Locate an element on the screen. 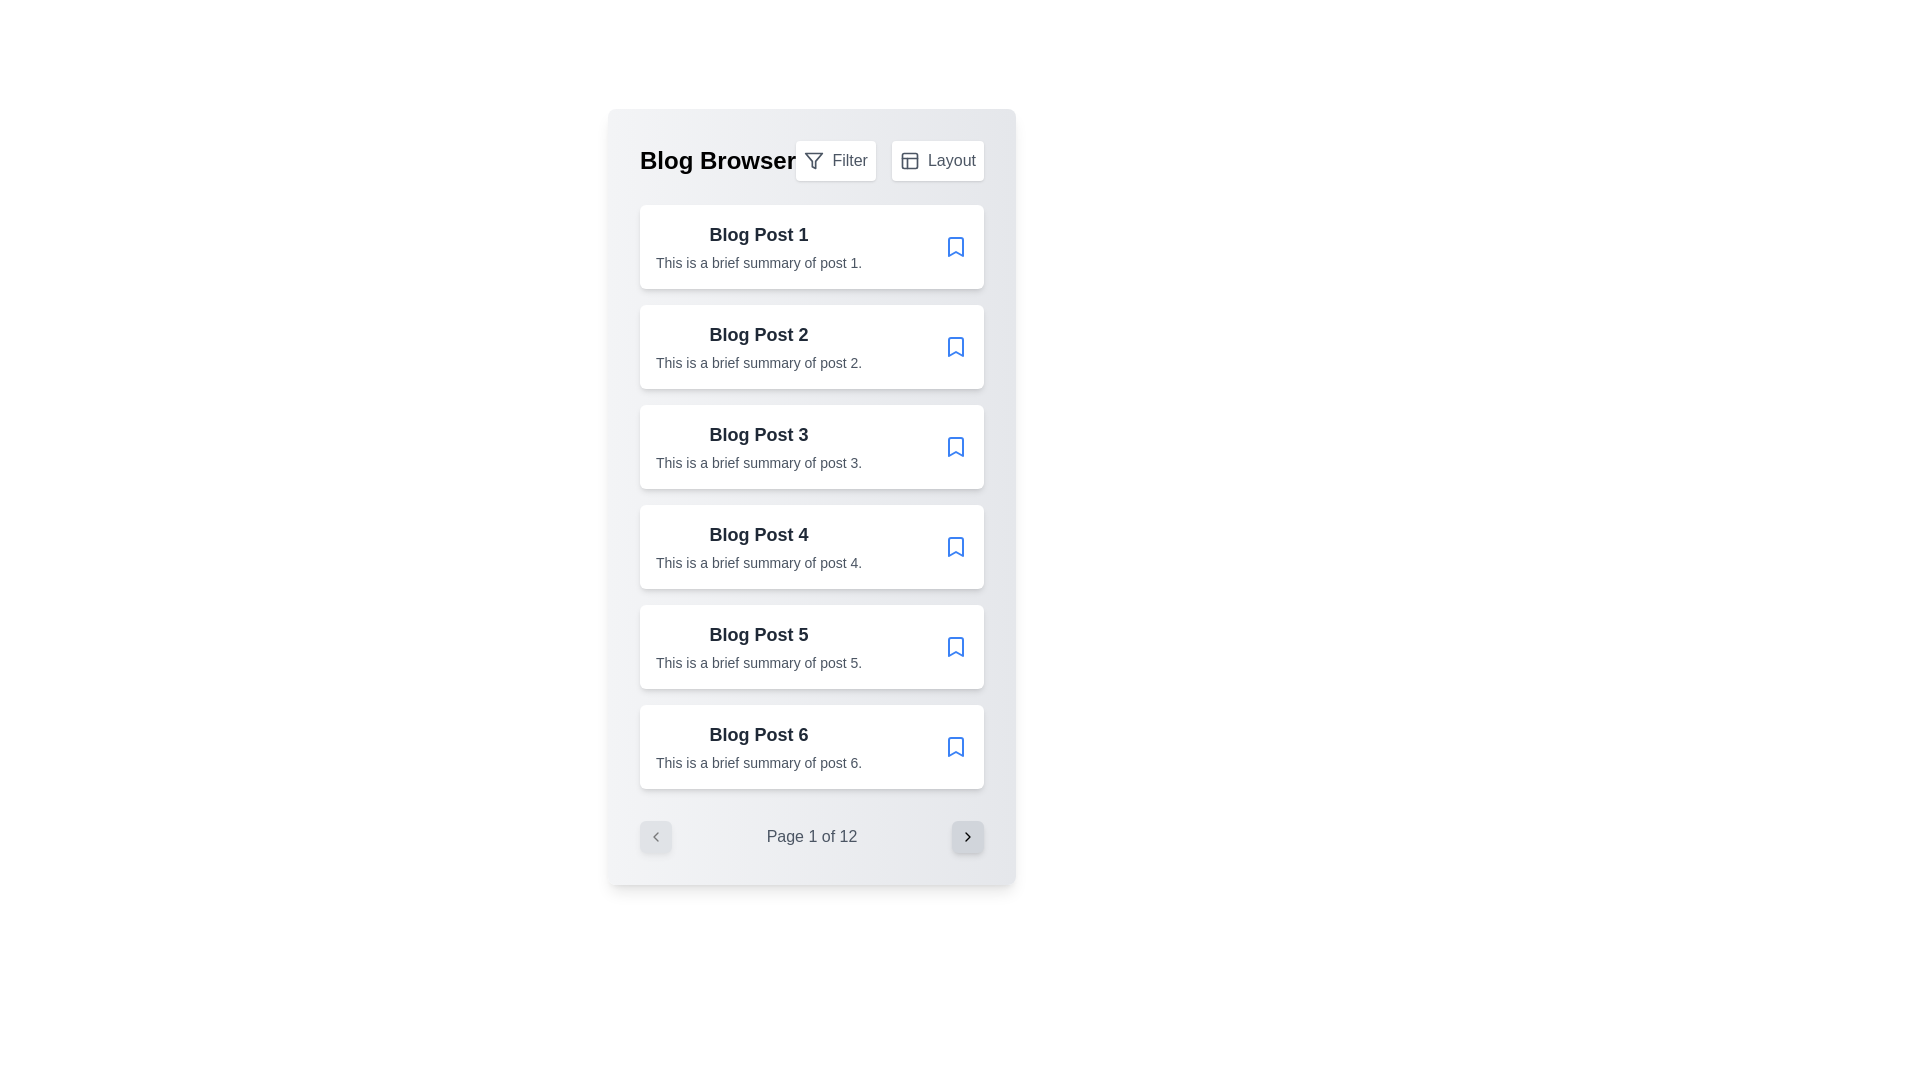 This screenshot has width=1920, height=1080. the stylized bookmark icon, which is the fifth icon in the list of bookmark icons aligned to the right side of the blog post card is located at coordinates (954, 647).